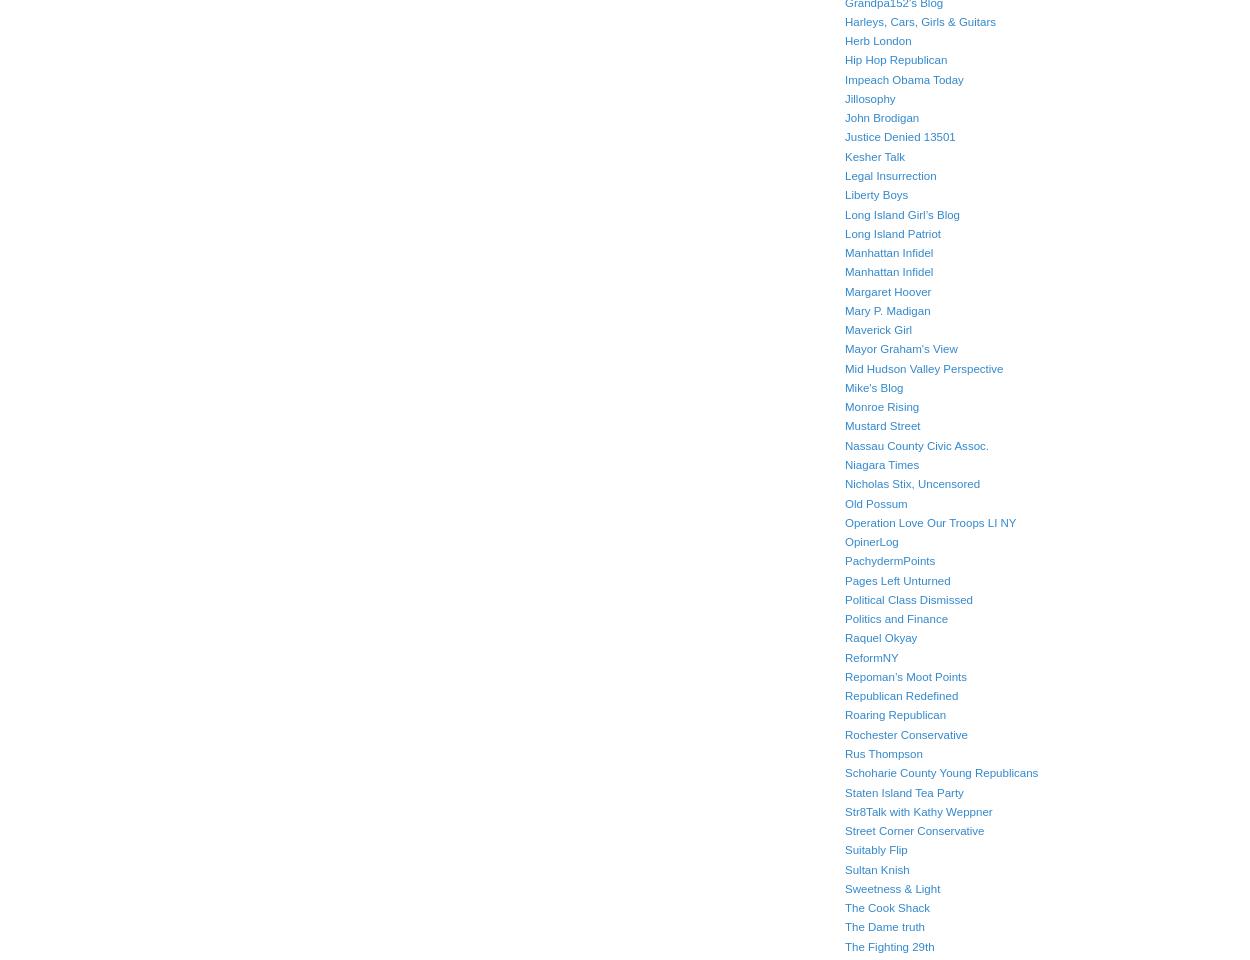  Describe the element at coordinates (870, 656) in the screenshot. I see `'ReformNY'` at that location.